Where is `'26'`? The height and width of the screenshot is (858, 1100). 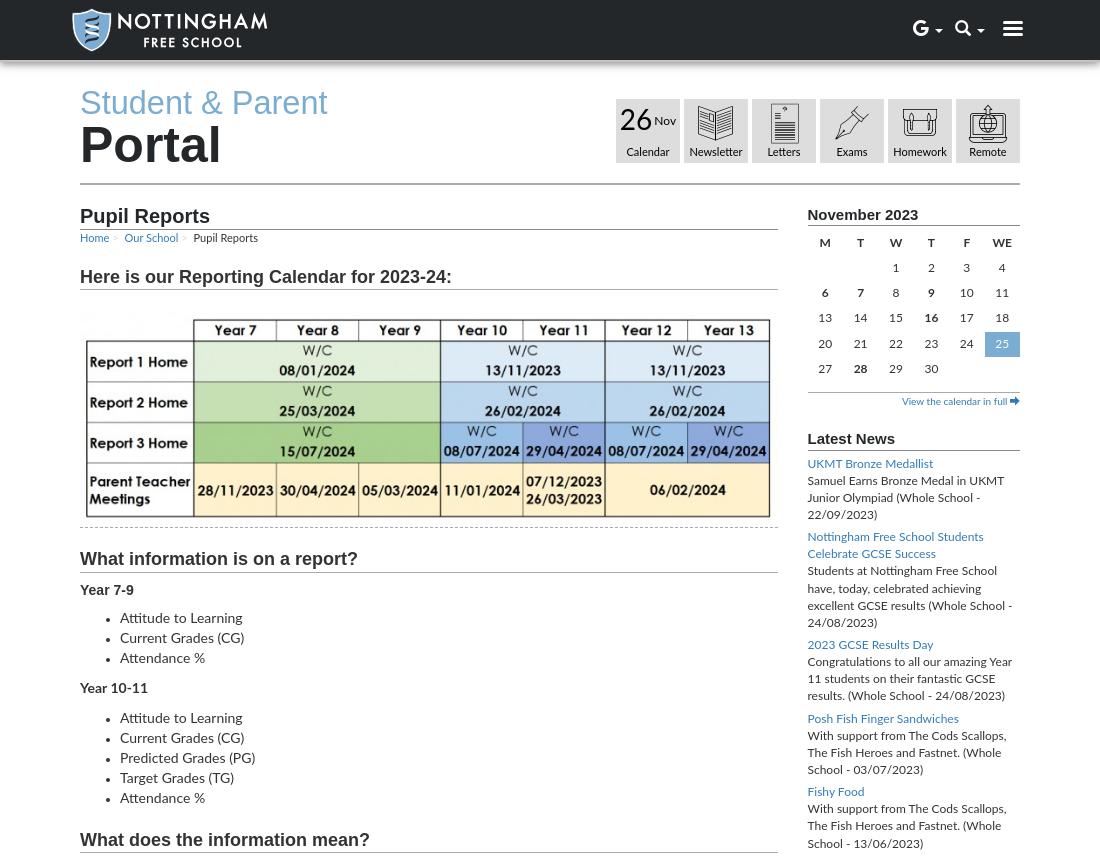 '26' is located at coordinates (635, 120).